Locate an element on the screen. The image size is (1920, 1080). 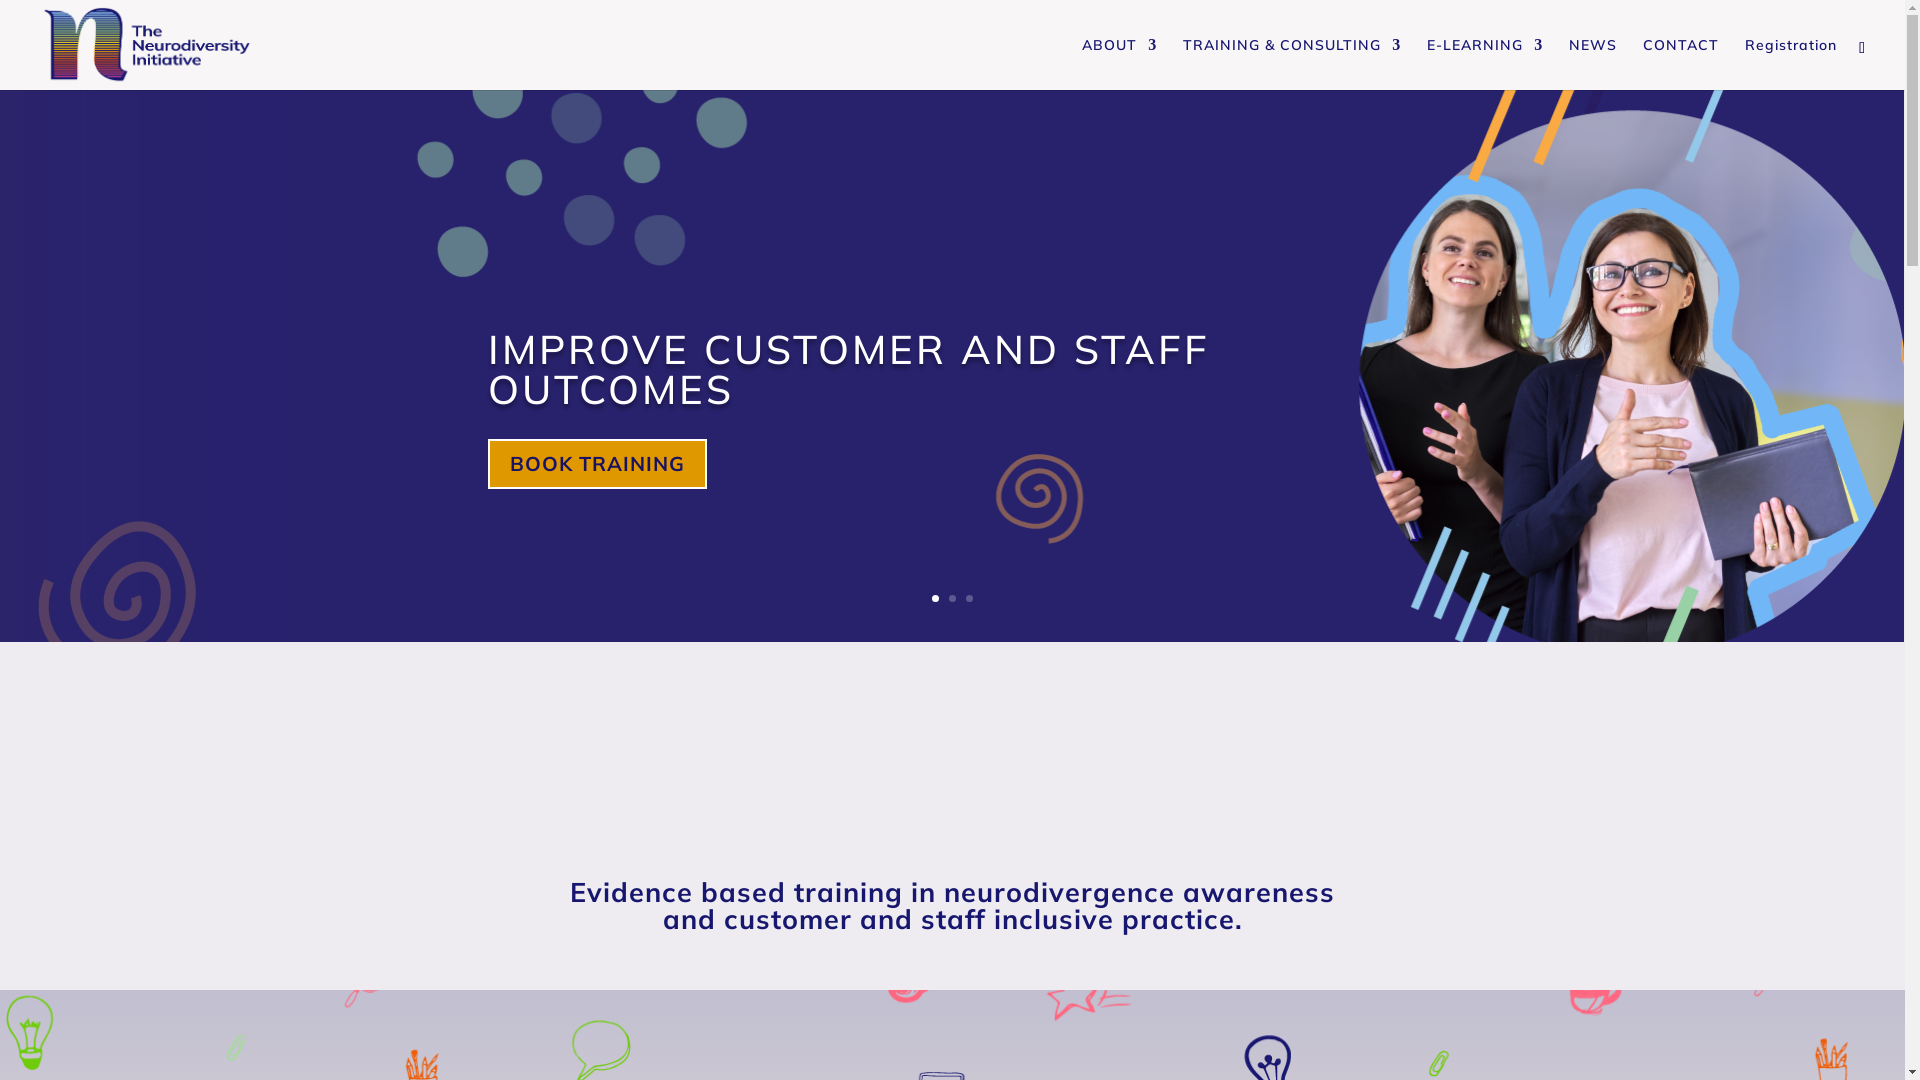
'TRAINING & CONSULTING' is located at coordinates (1291, 63).